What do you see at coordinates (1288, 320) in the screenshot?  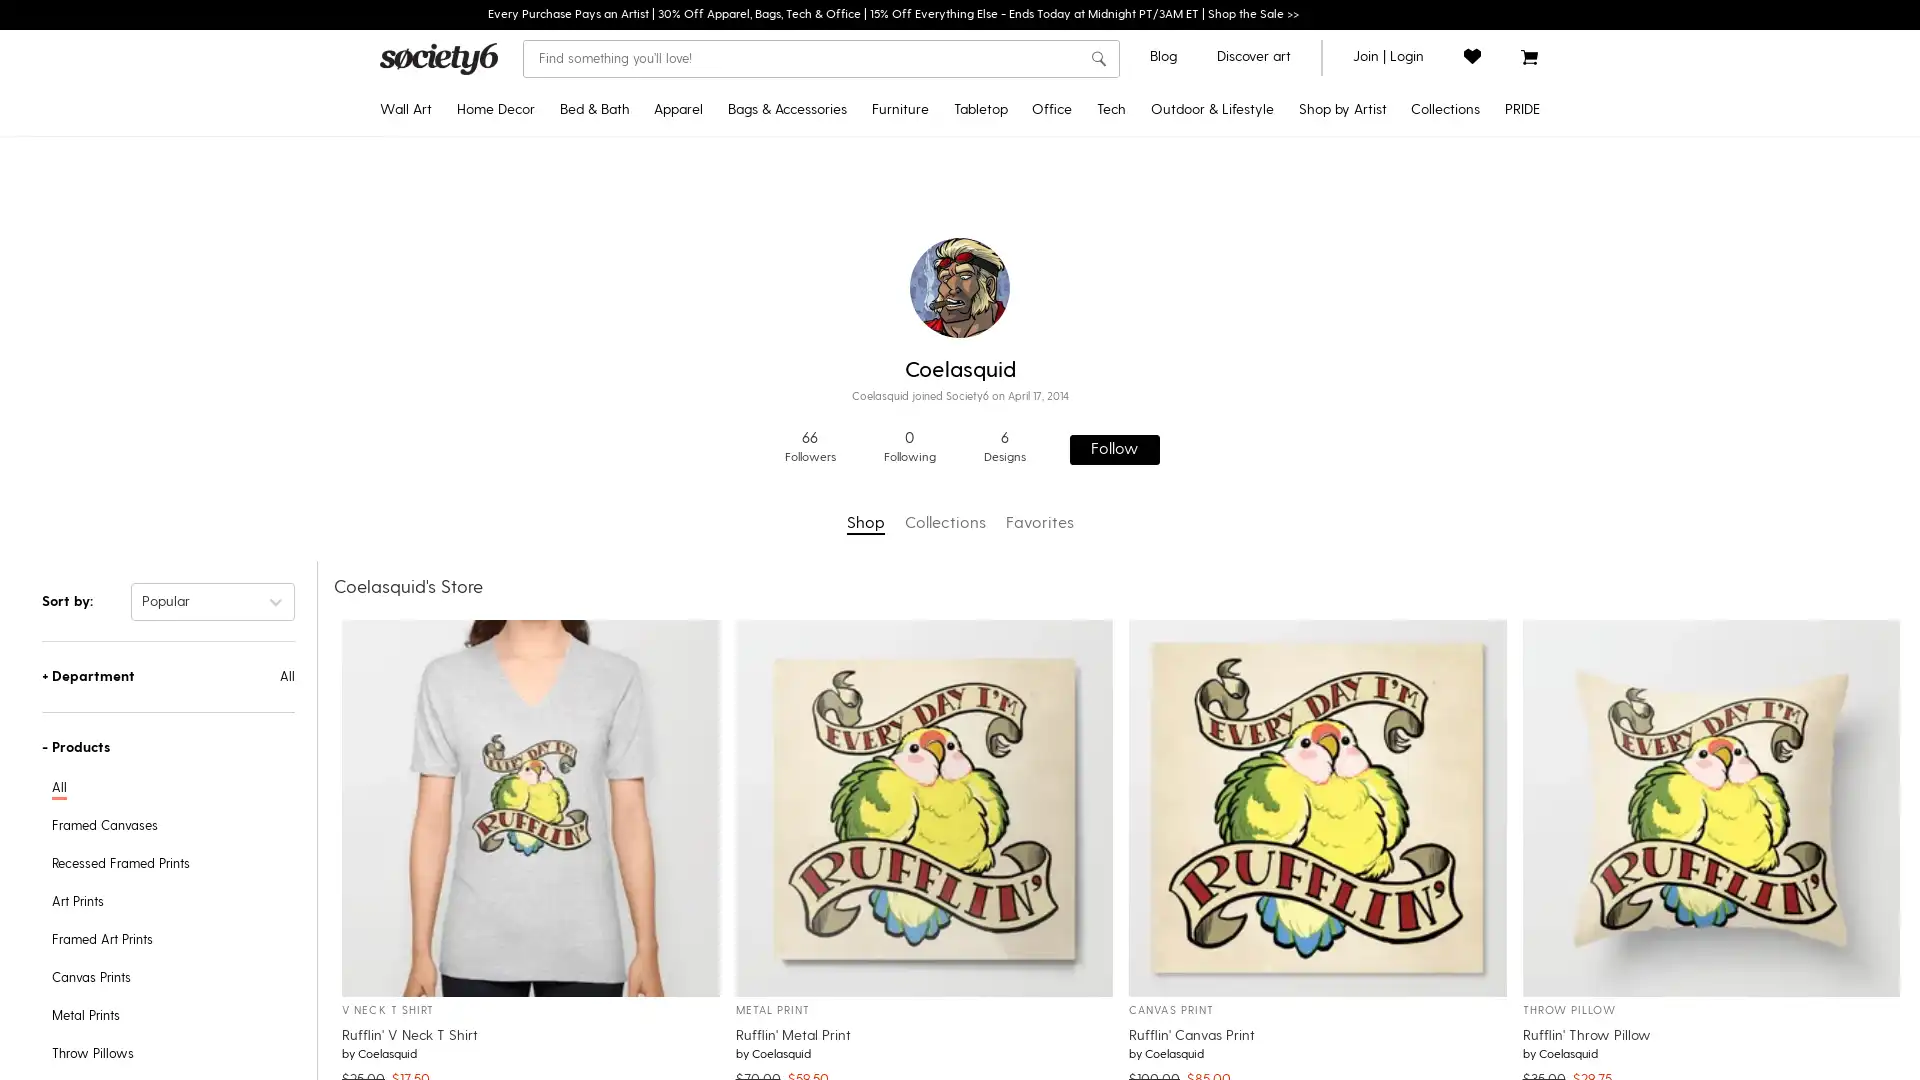 I see `Discover LGBTQIA+ Artists` at bounding box center [1288, 320].